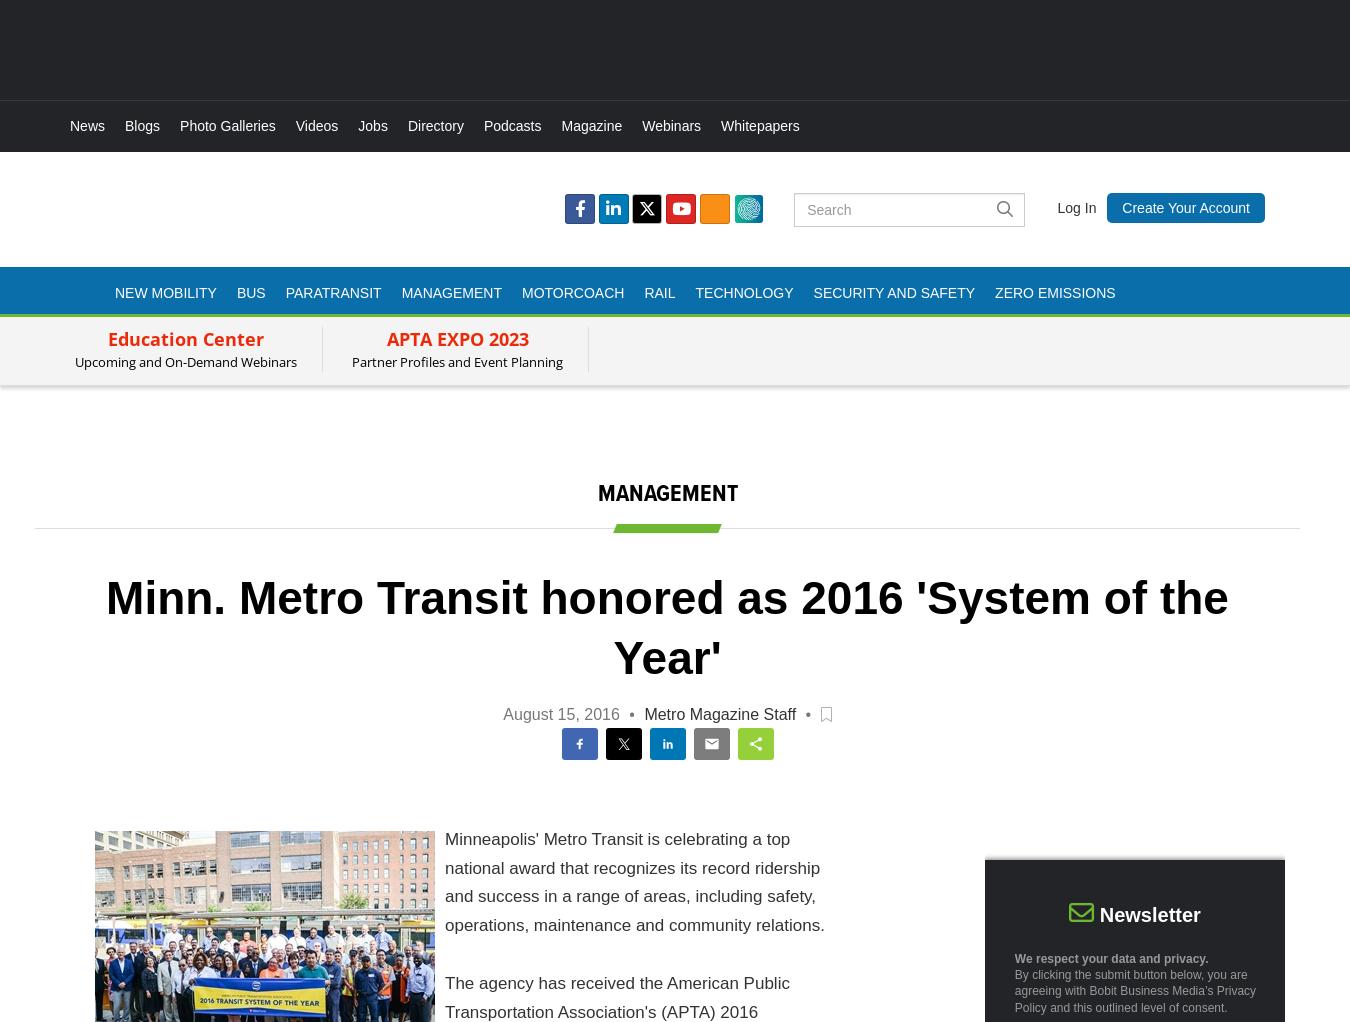 The image size is (1350, 1022). Describe the element at coordinates (165, 291) in the screenshot. I see `'New Mobility'` at that location.